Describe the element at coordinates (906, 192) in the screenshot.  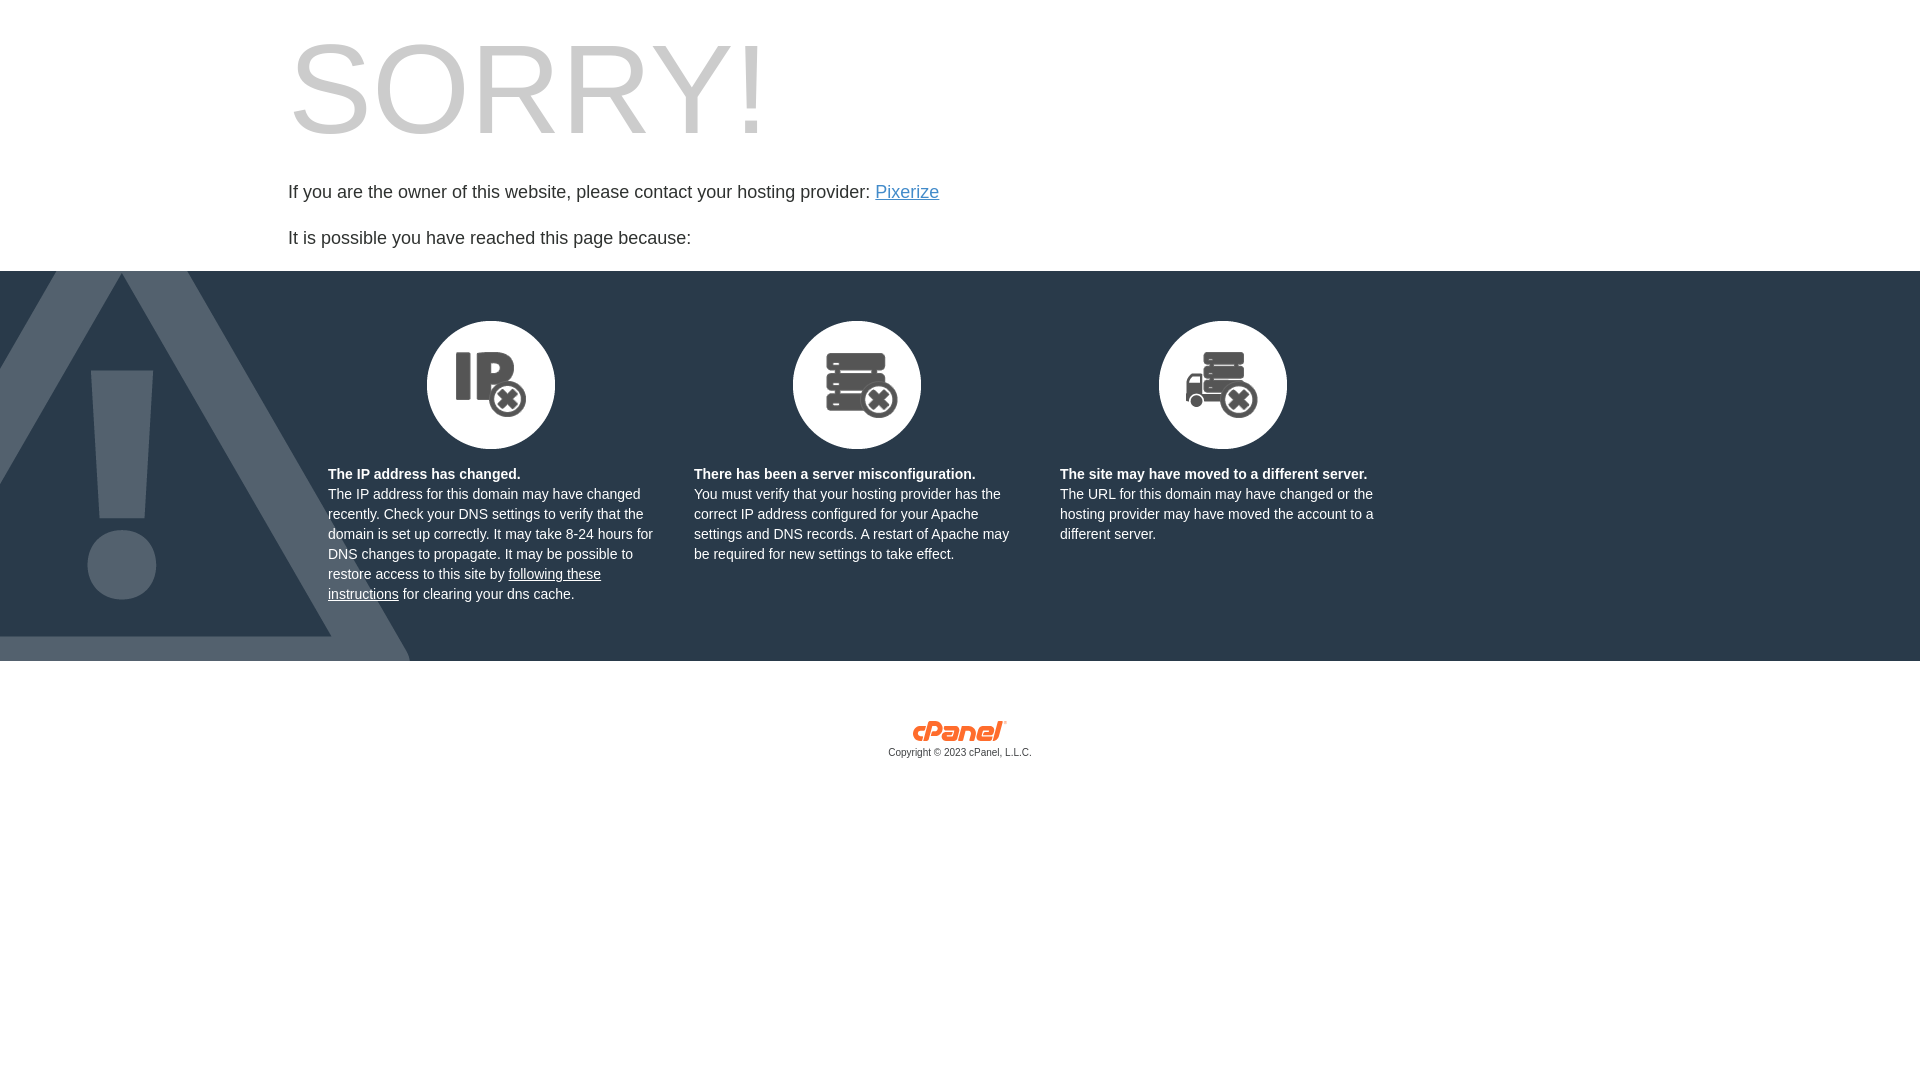
I see `'Pixerize'` at that location.